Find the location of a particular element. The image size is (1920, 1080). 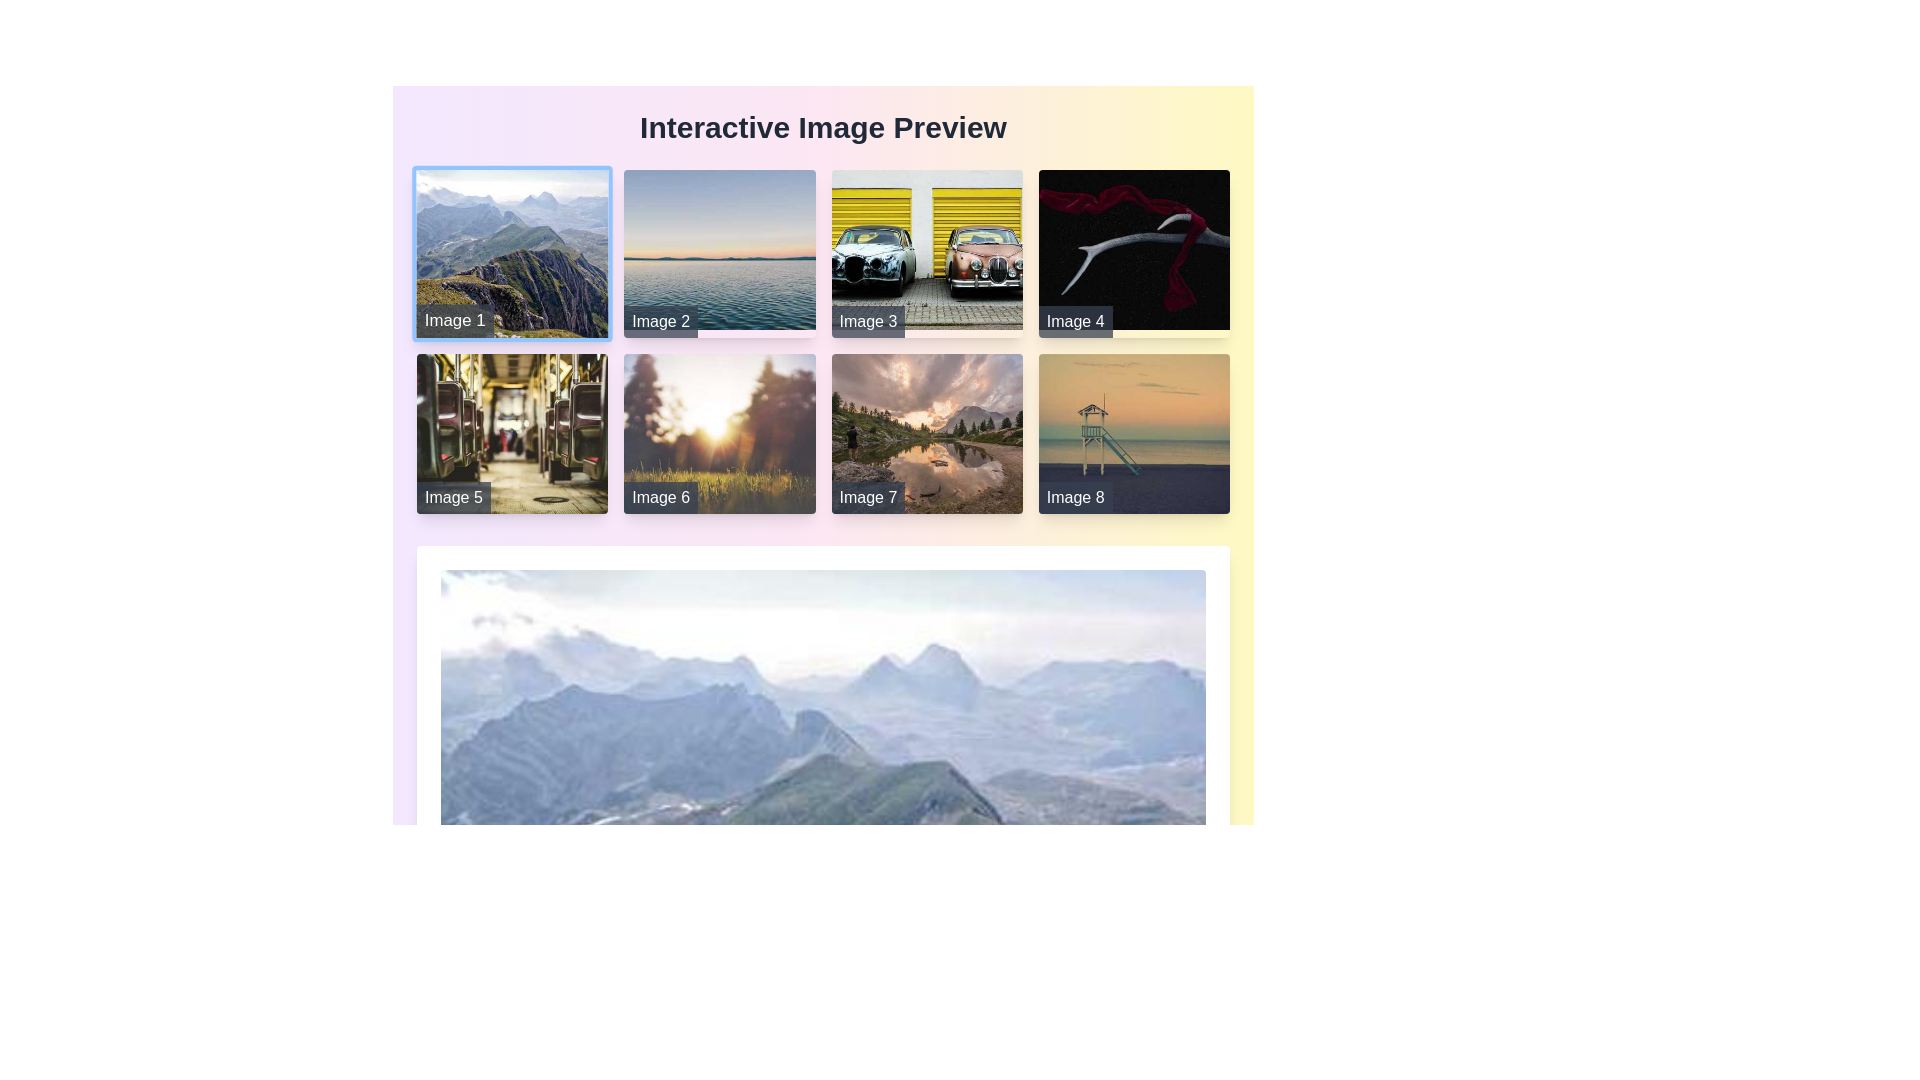

the decorative image element located in the top right section of the image grid is located at coordinates (1134, 249).